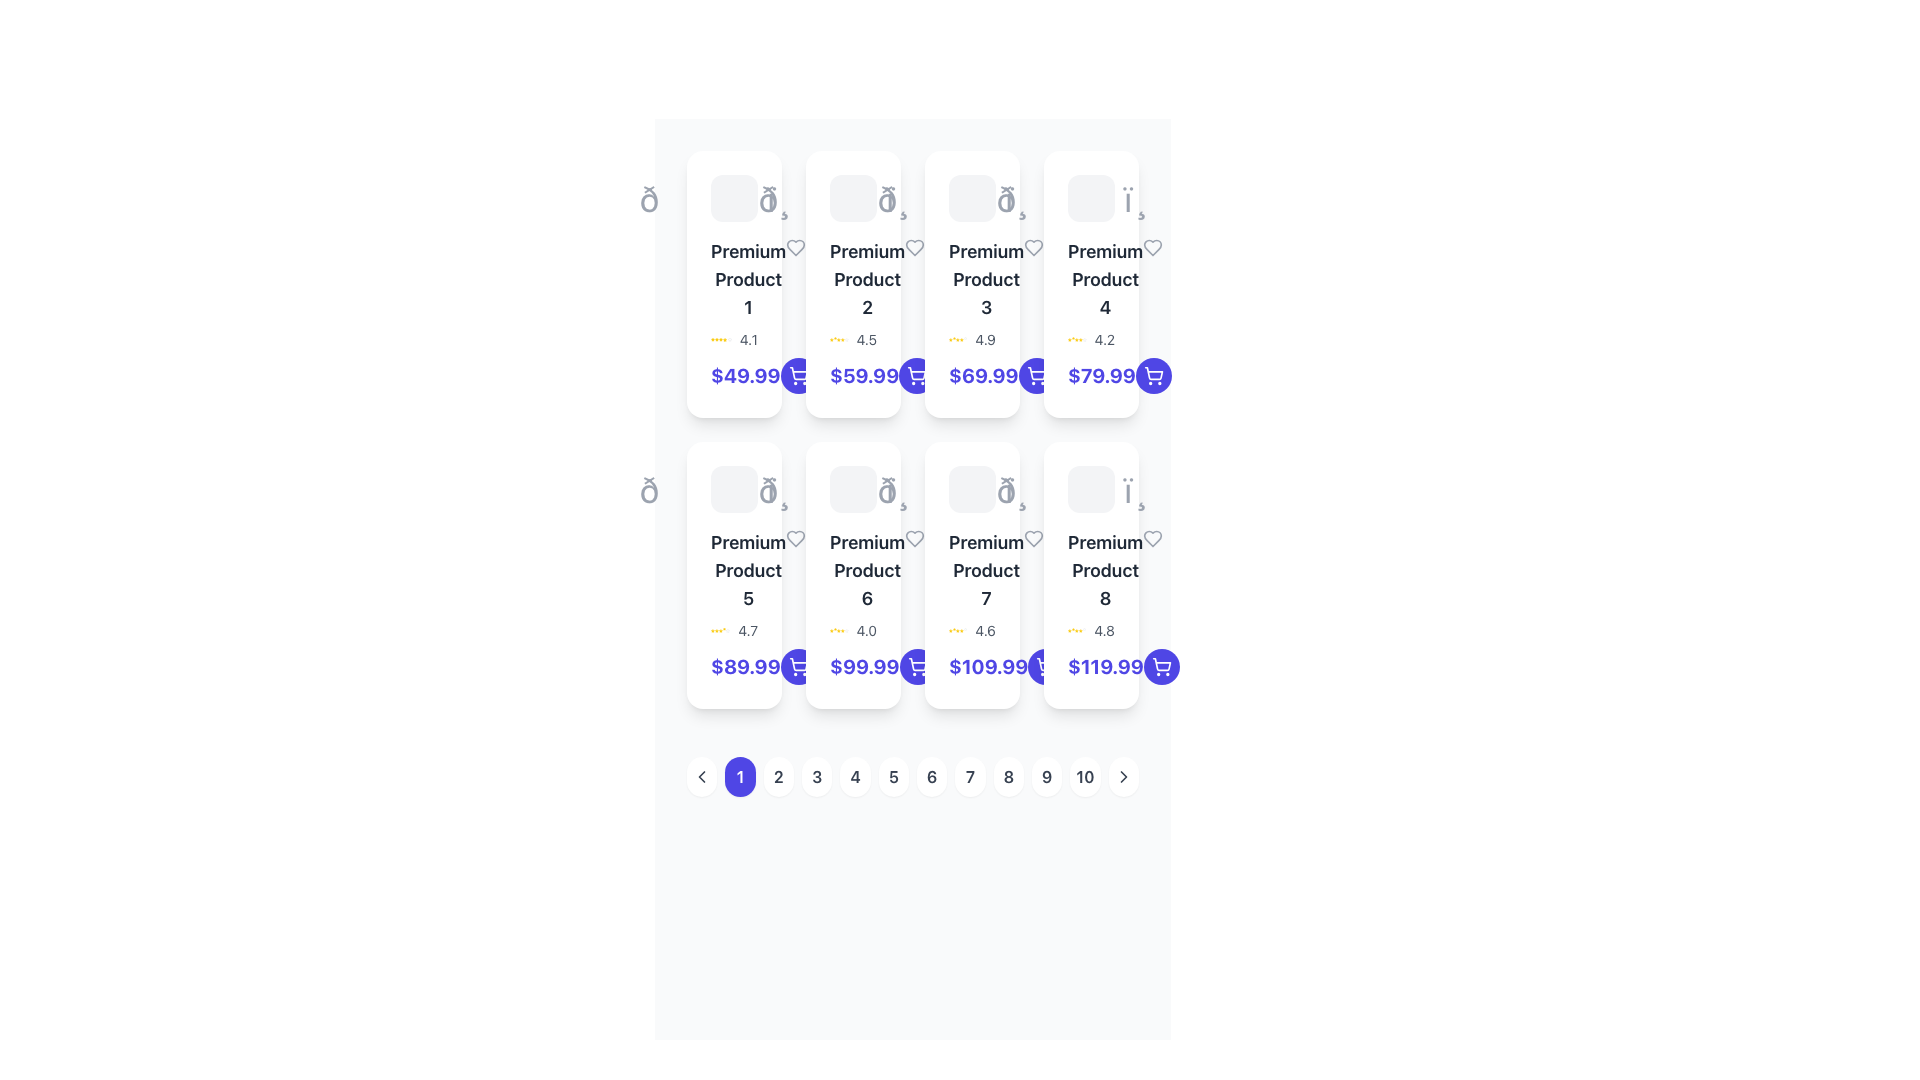 The width and height of the screenshot is (1920, 1080). Describe the element at coordinates (1104, 280) in the screenshot. I see `the text label displaying the name or title of the fourth product in the grid, located between 'Premium Product 3' and 'Premium Product 5'` at that location.